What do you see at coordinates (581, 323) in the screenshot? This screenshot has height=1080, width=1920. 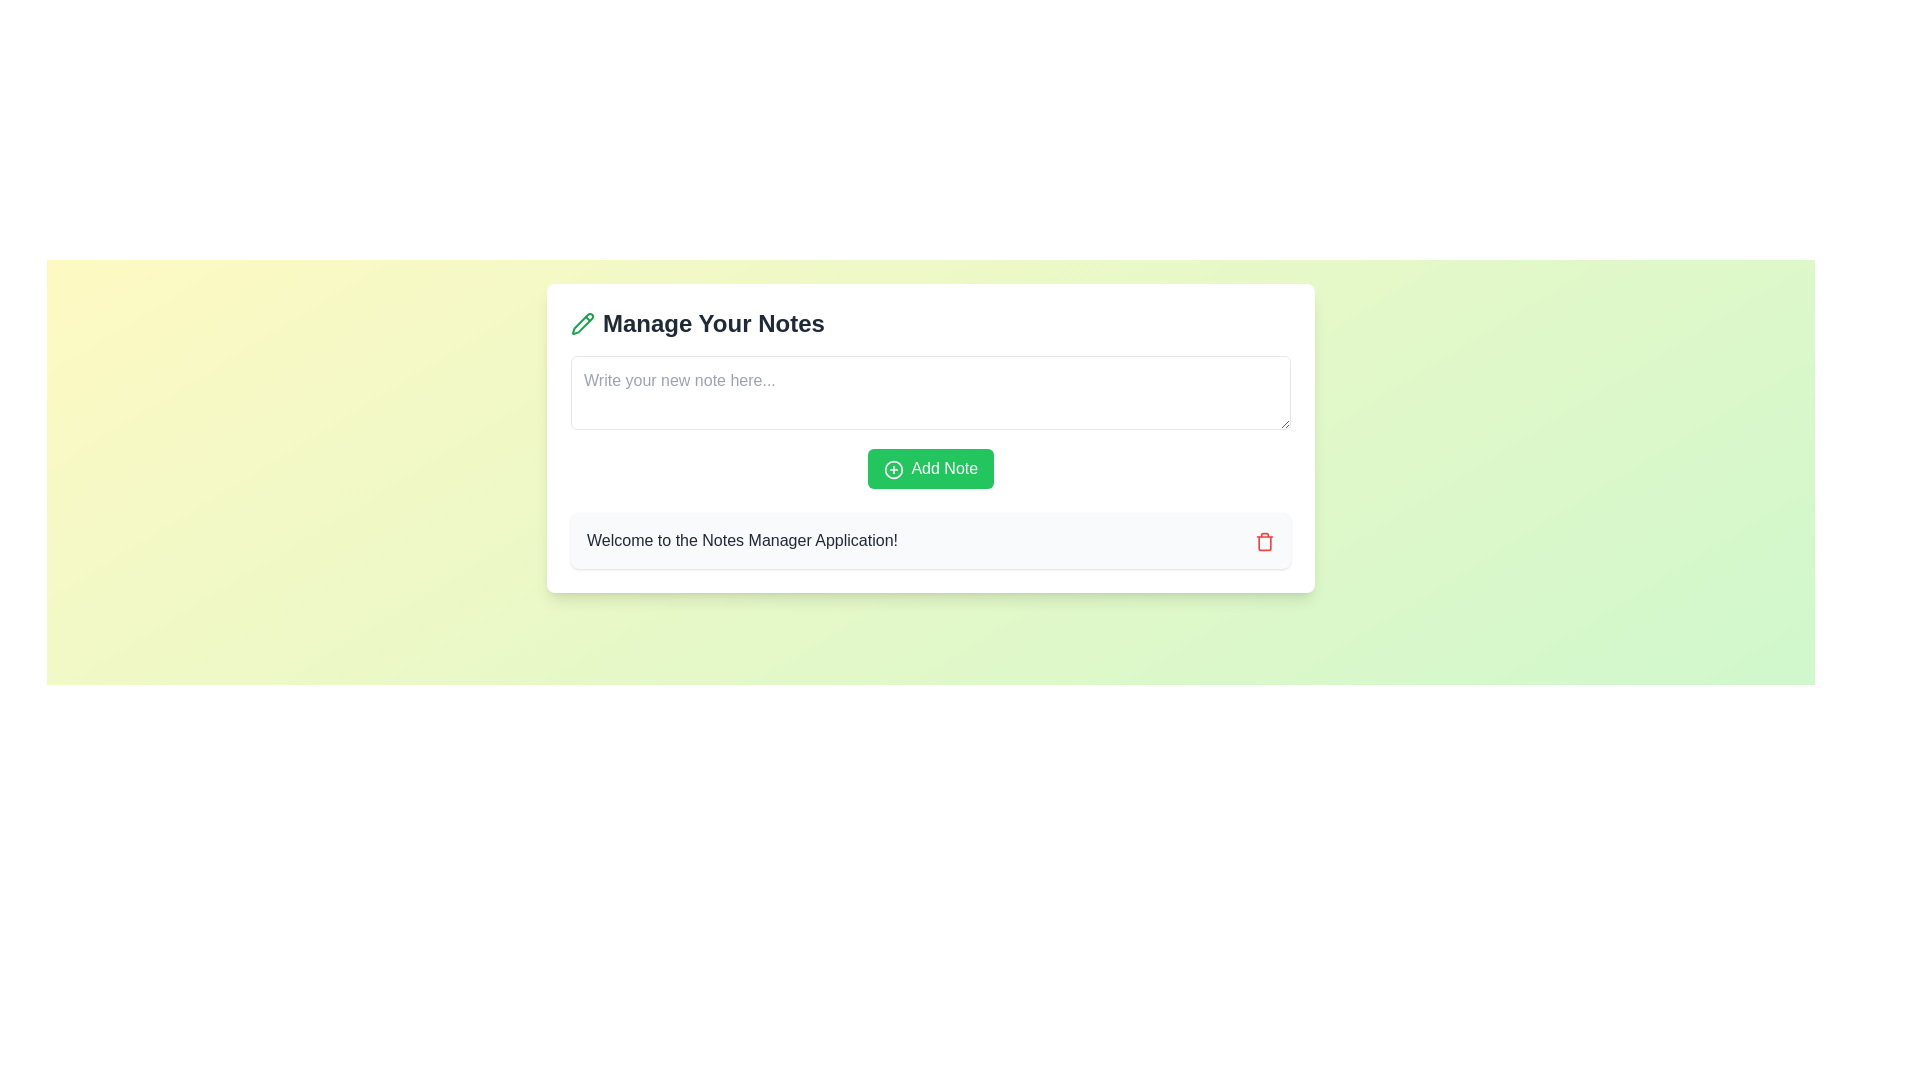 I see `the pencil icon that visually supports the note management theme, located slightly to the left of the 'Manage Your Notes' text` at bounding box center [581, 323].